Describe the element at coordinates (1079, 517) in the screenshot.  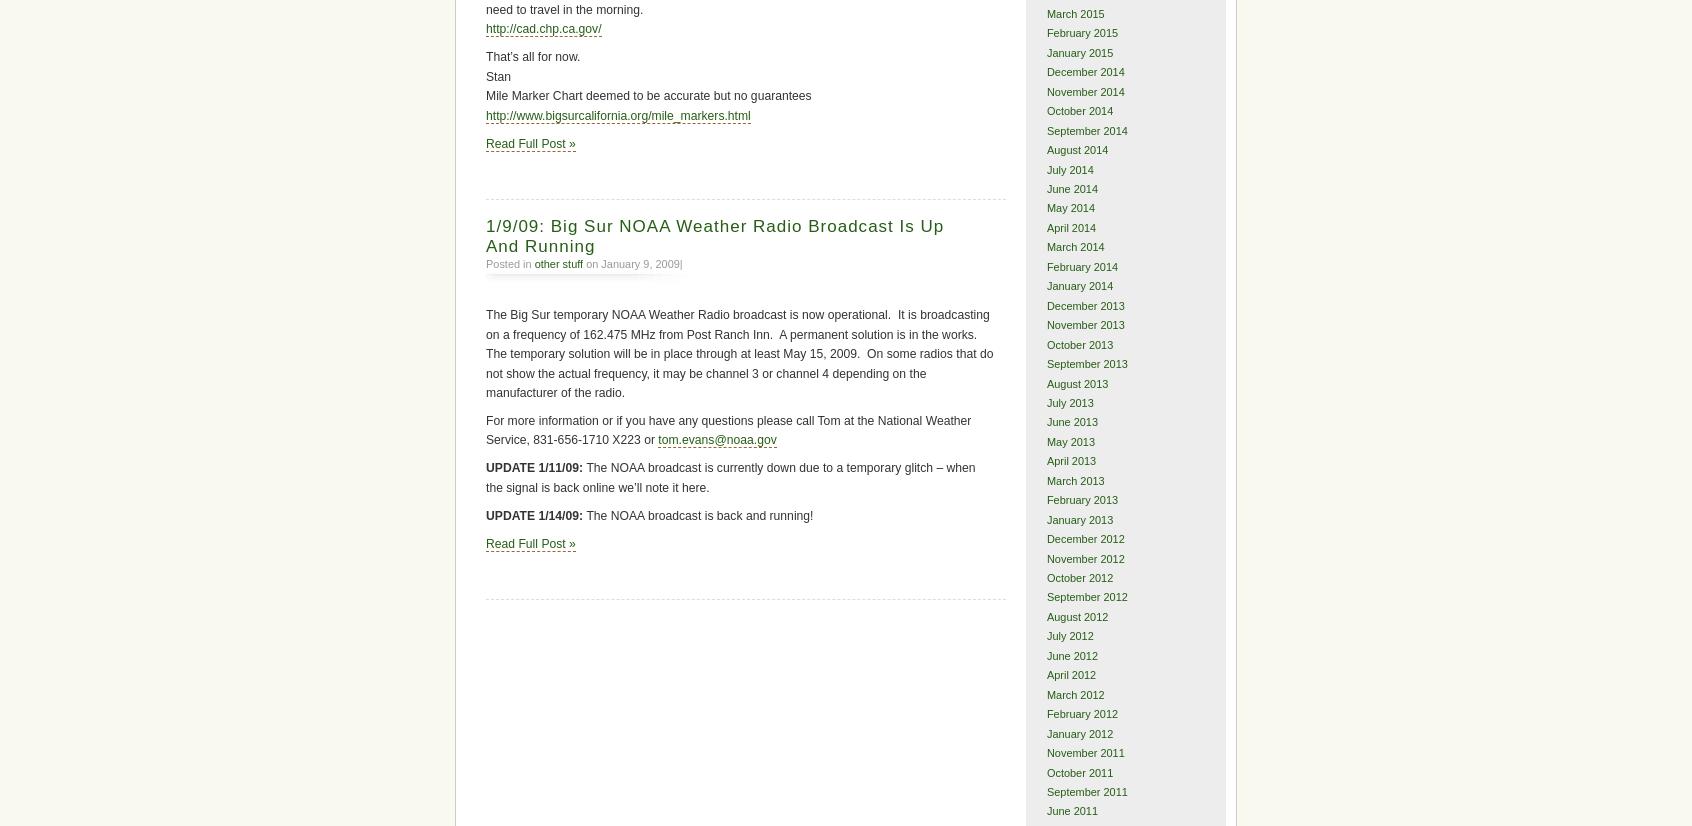
I see `'January 2013'` at that location.